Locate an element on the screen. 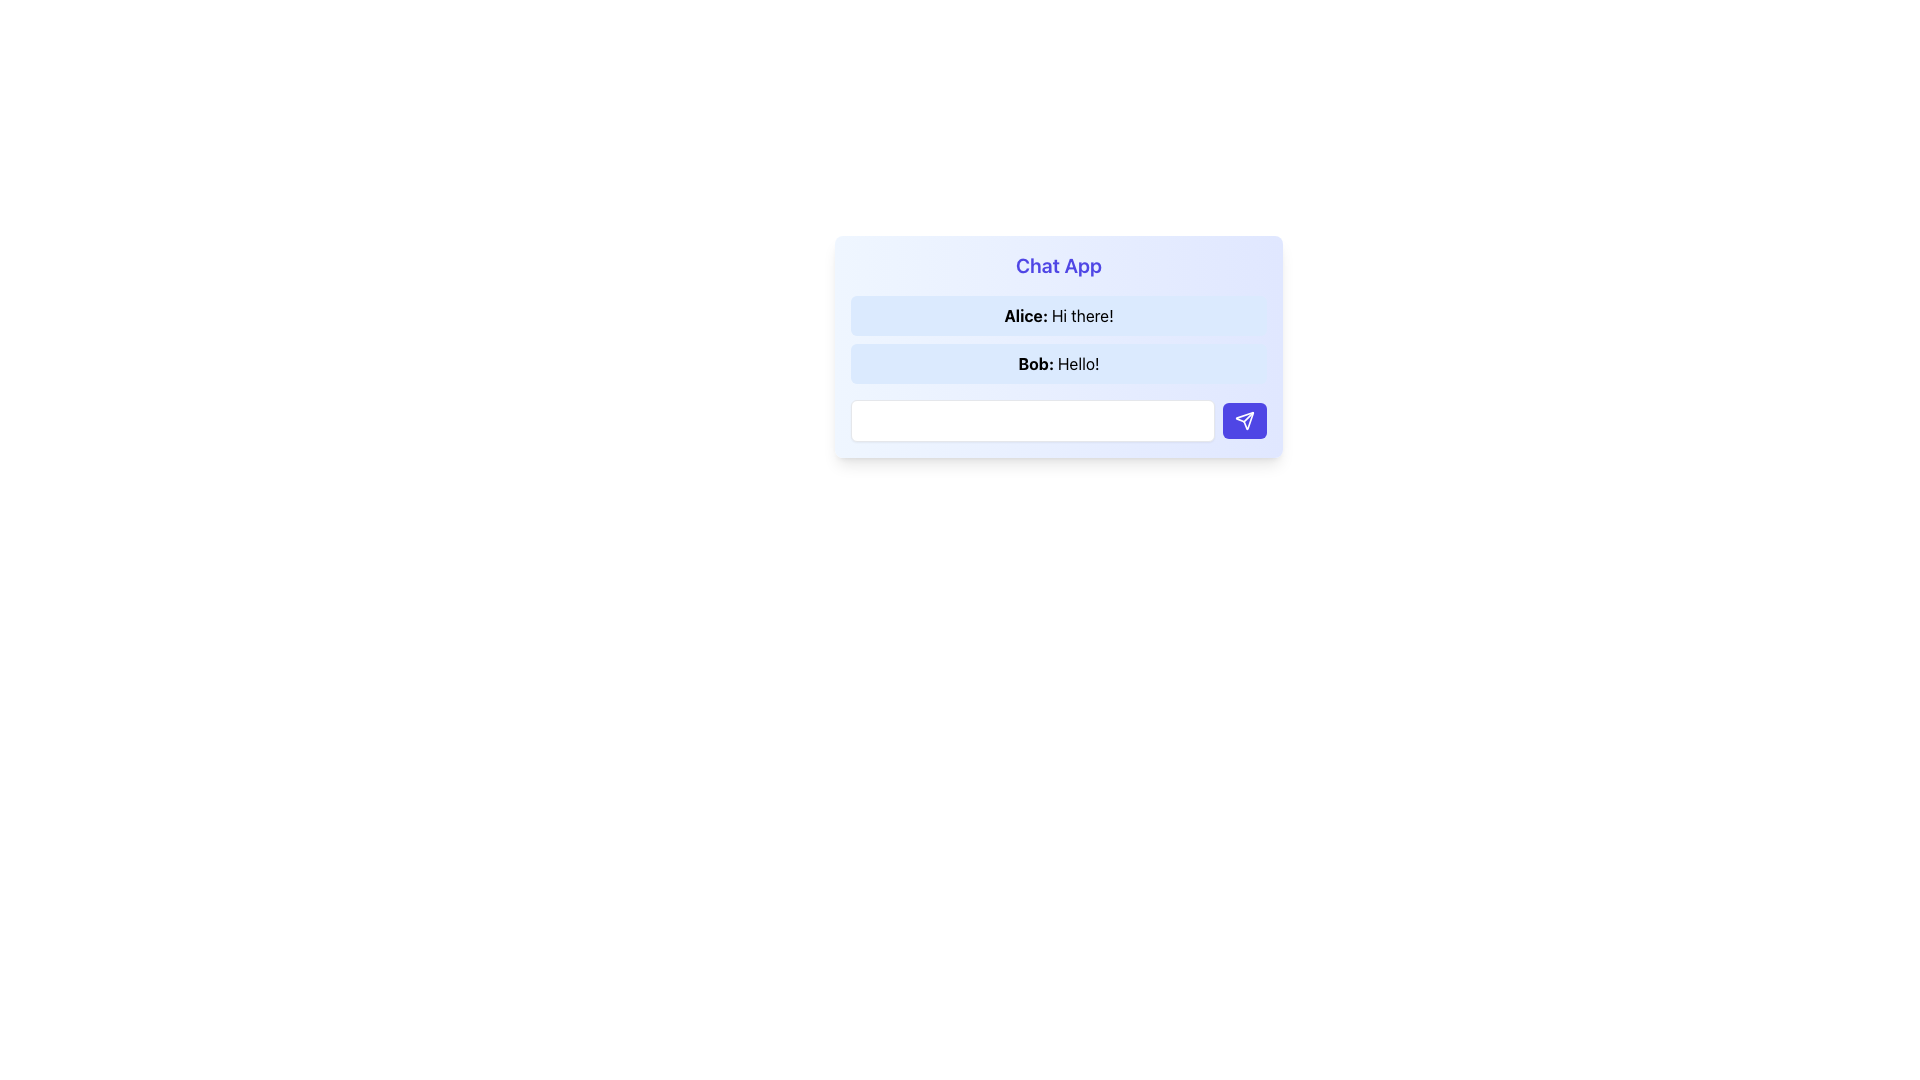  the purple button with rounded corners and a paper plane icon to send the input is located at coordinates (1243, 419).